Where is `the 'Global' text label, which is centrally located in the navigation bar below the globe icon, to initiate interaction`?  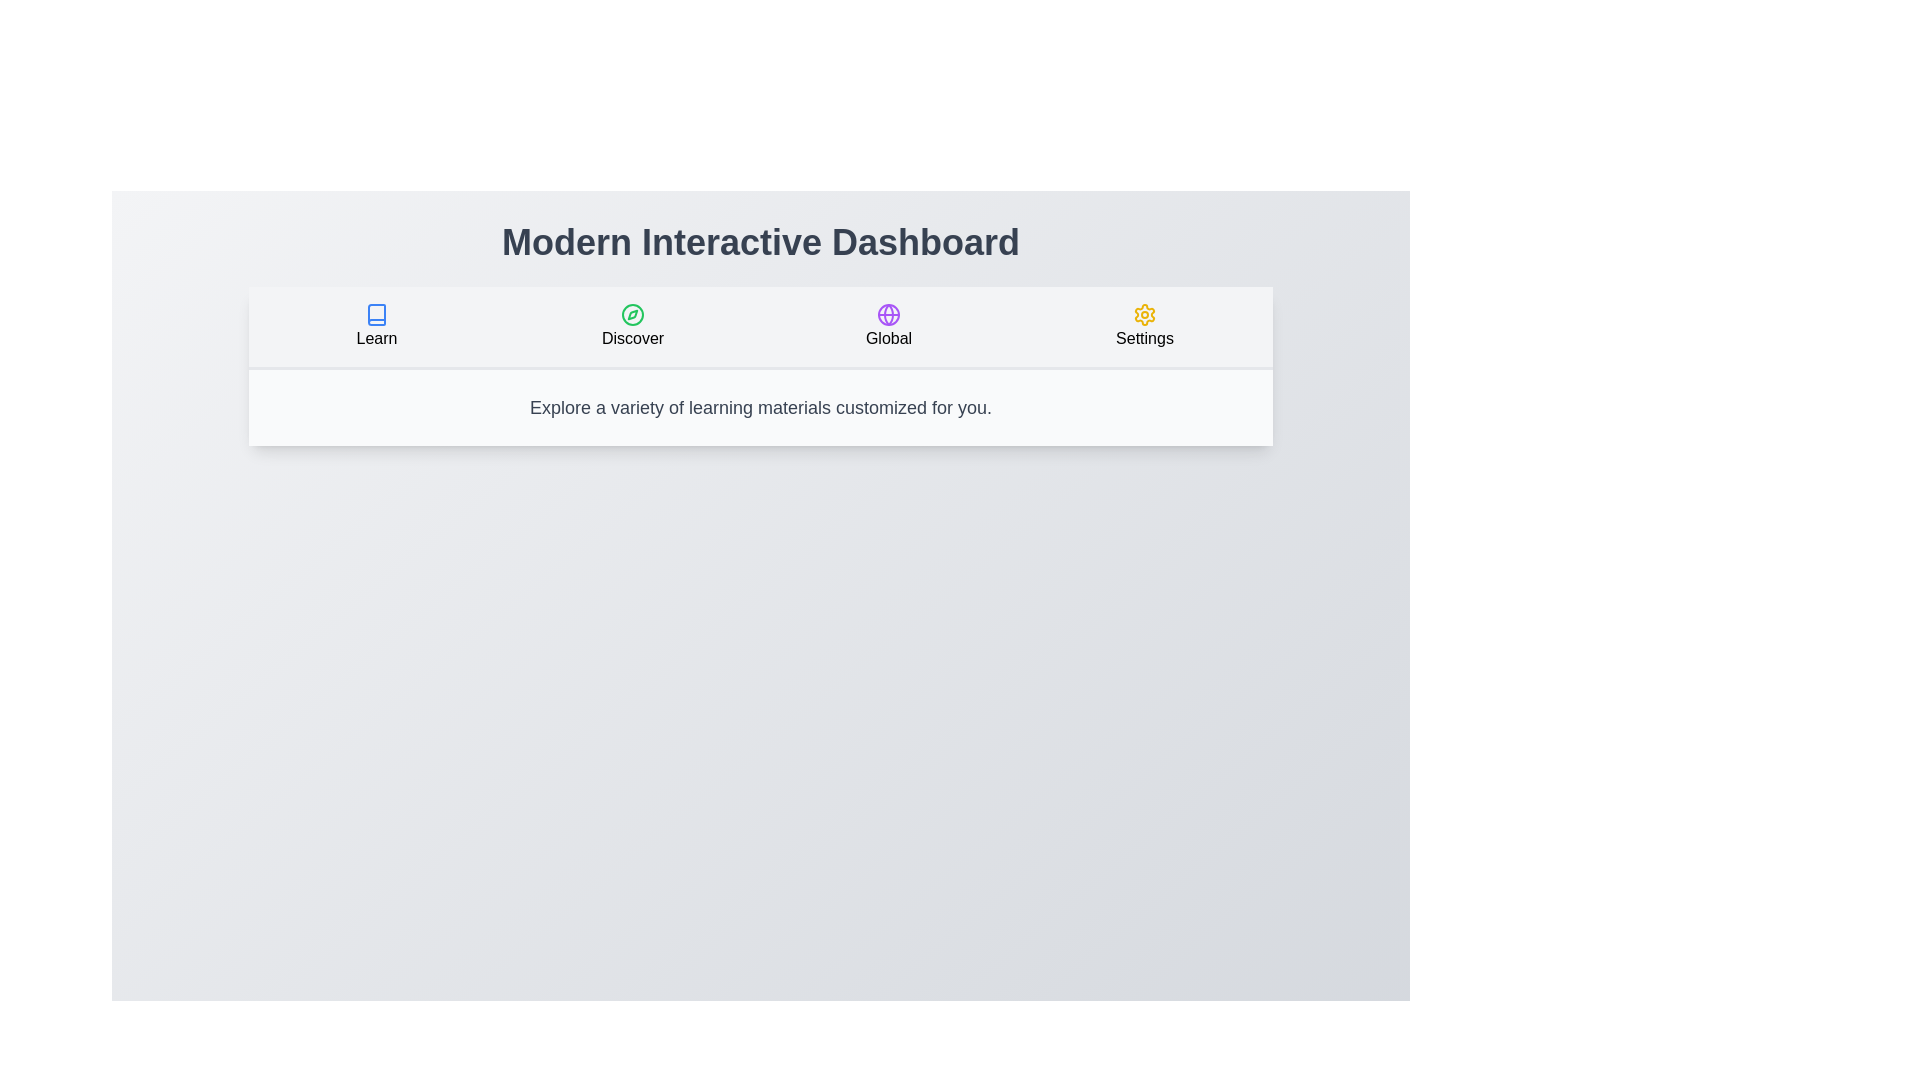
the 'Global' text label, which is centrally located in the navigation bar below the globe icon, to initiate interaction is located at coordinates (887, 338).